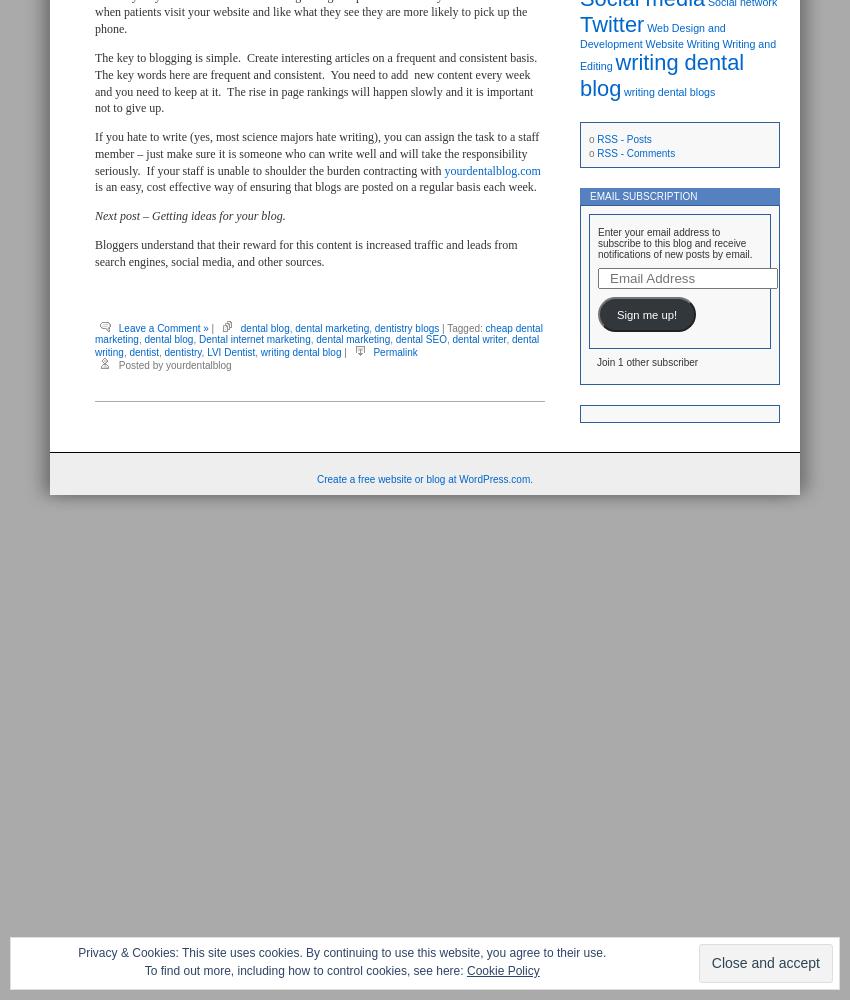 The width and height of the screenshot is (850, 1000). I want to click on 'dentistry', so click(181, 351).